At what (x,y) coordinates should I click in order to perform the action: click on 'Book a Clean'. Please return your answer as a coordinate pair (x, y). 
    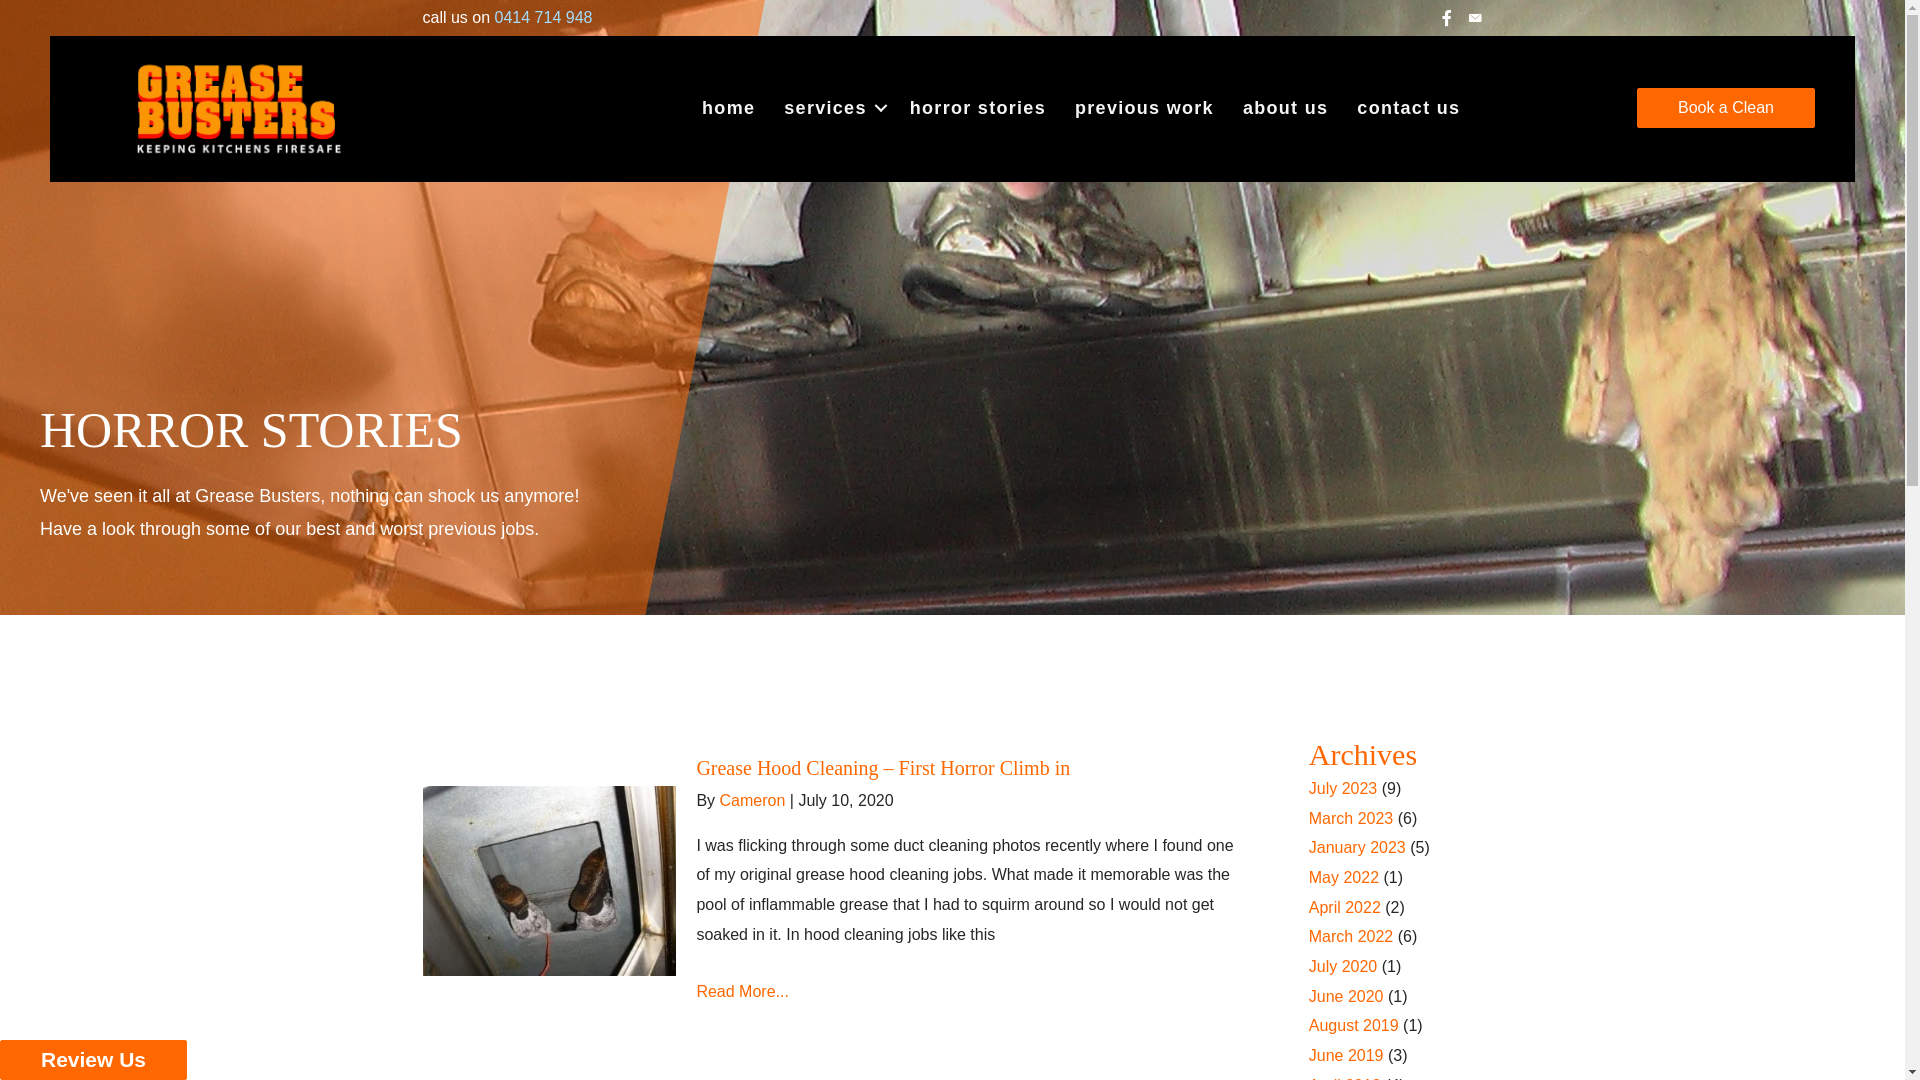
    Looking at the image, I should click on (1725, 108).